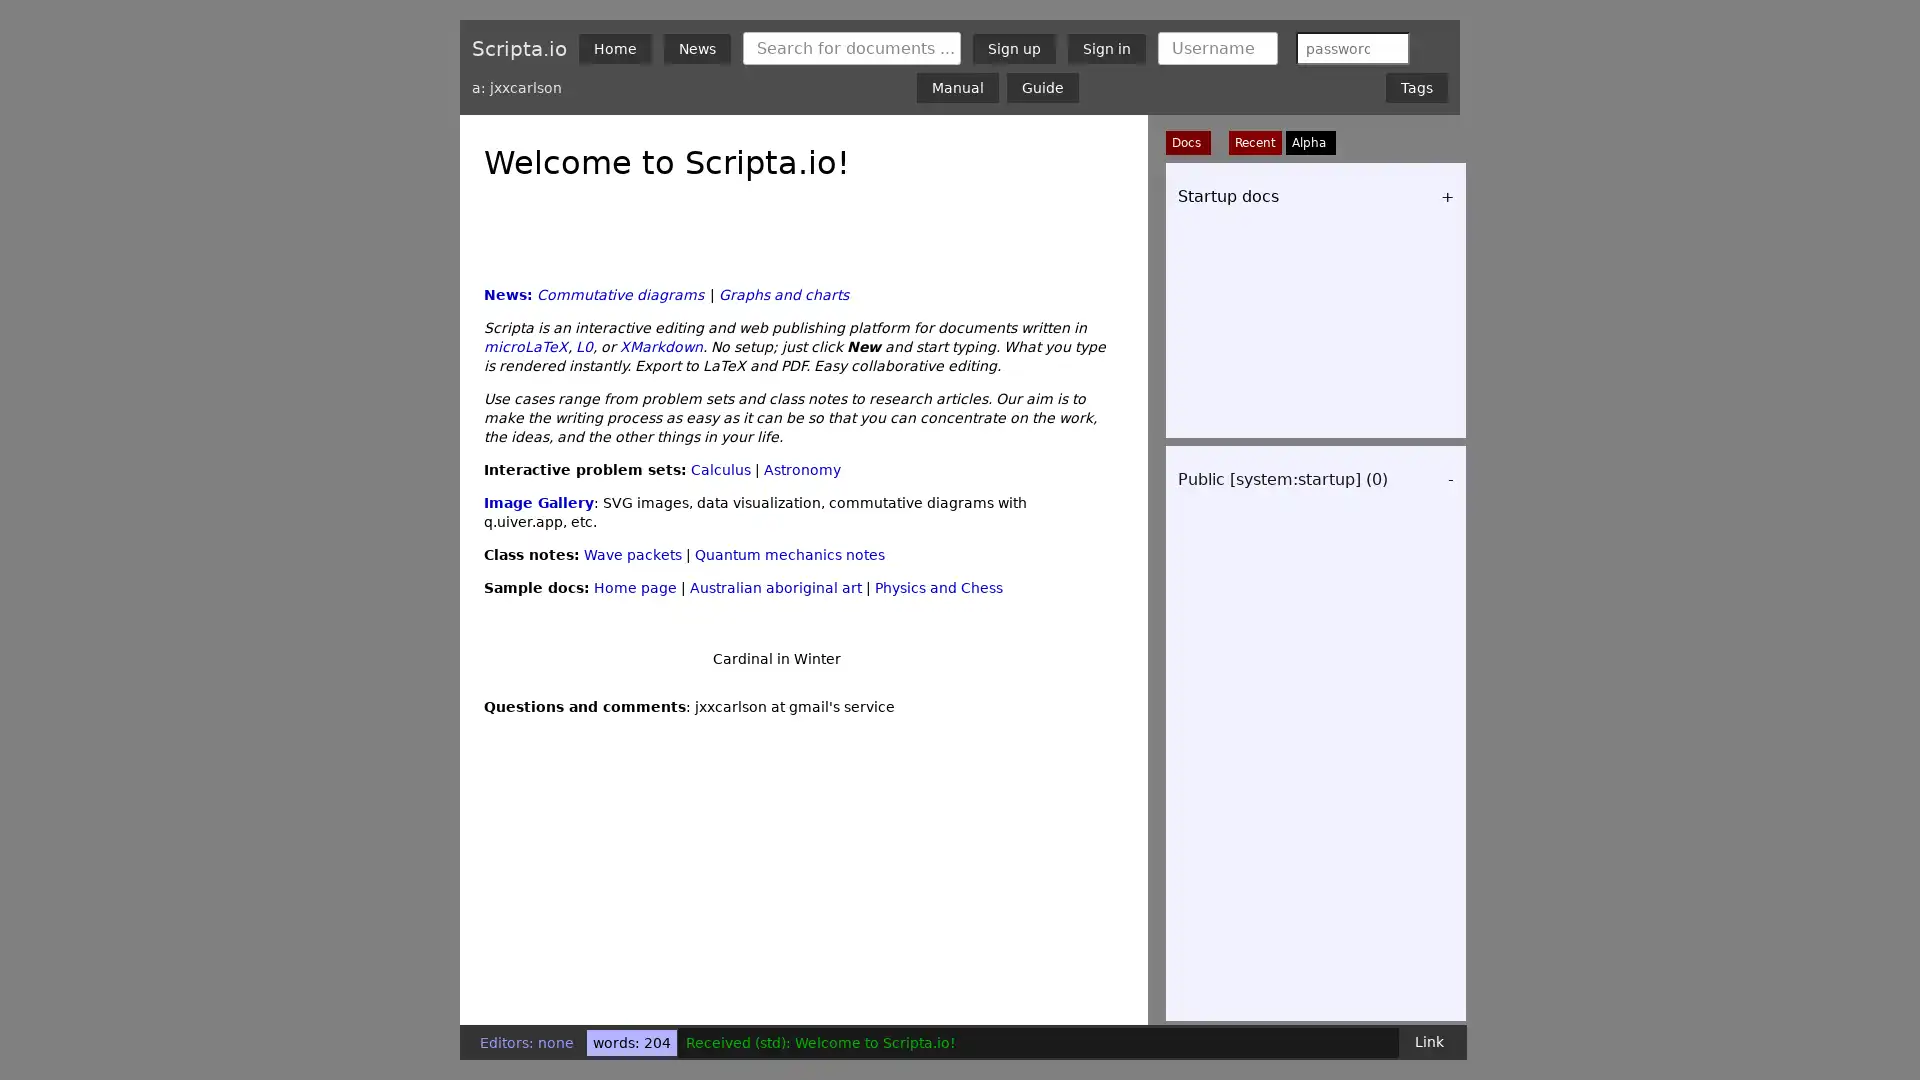 This screenshot has width=1920, height=1080. Describe the element at coordinates (1309, 141) in the screenshot. I see `Alpha` at that location.